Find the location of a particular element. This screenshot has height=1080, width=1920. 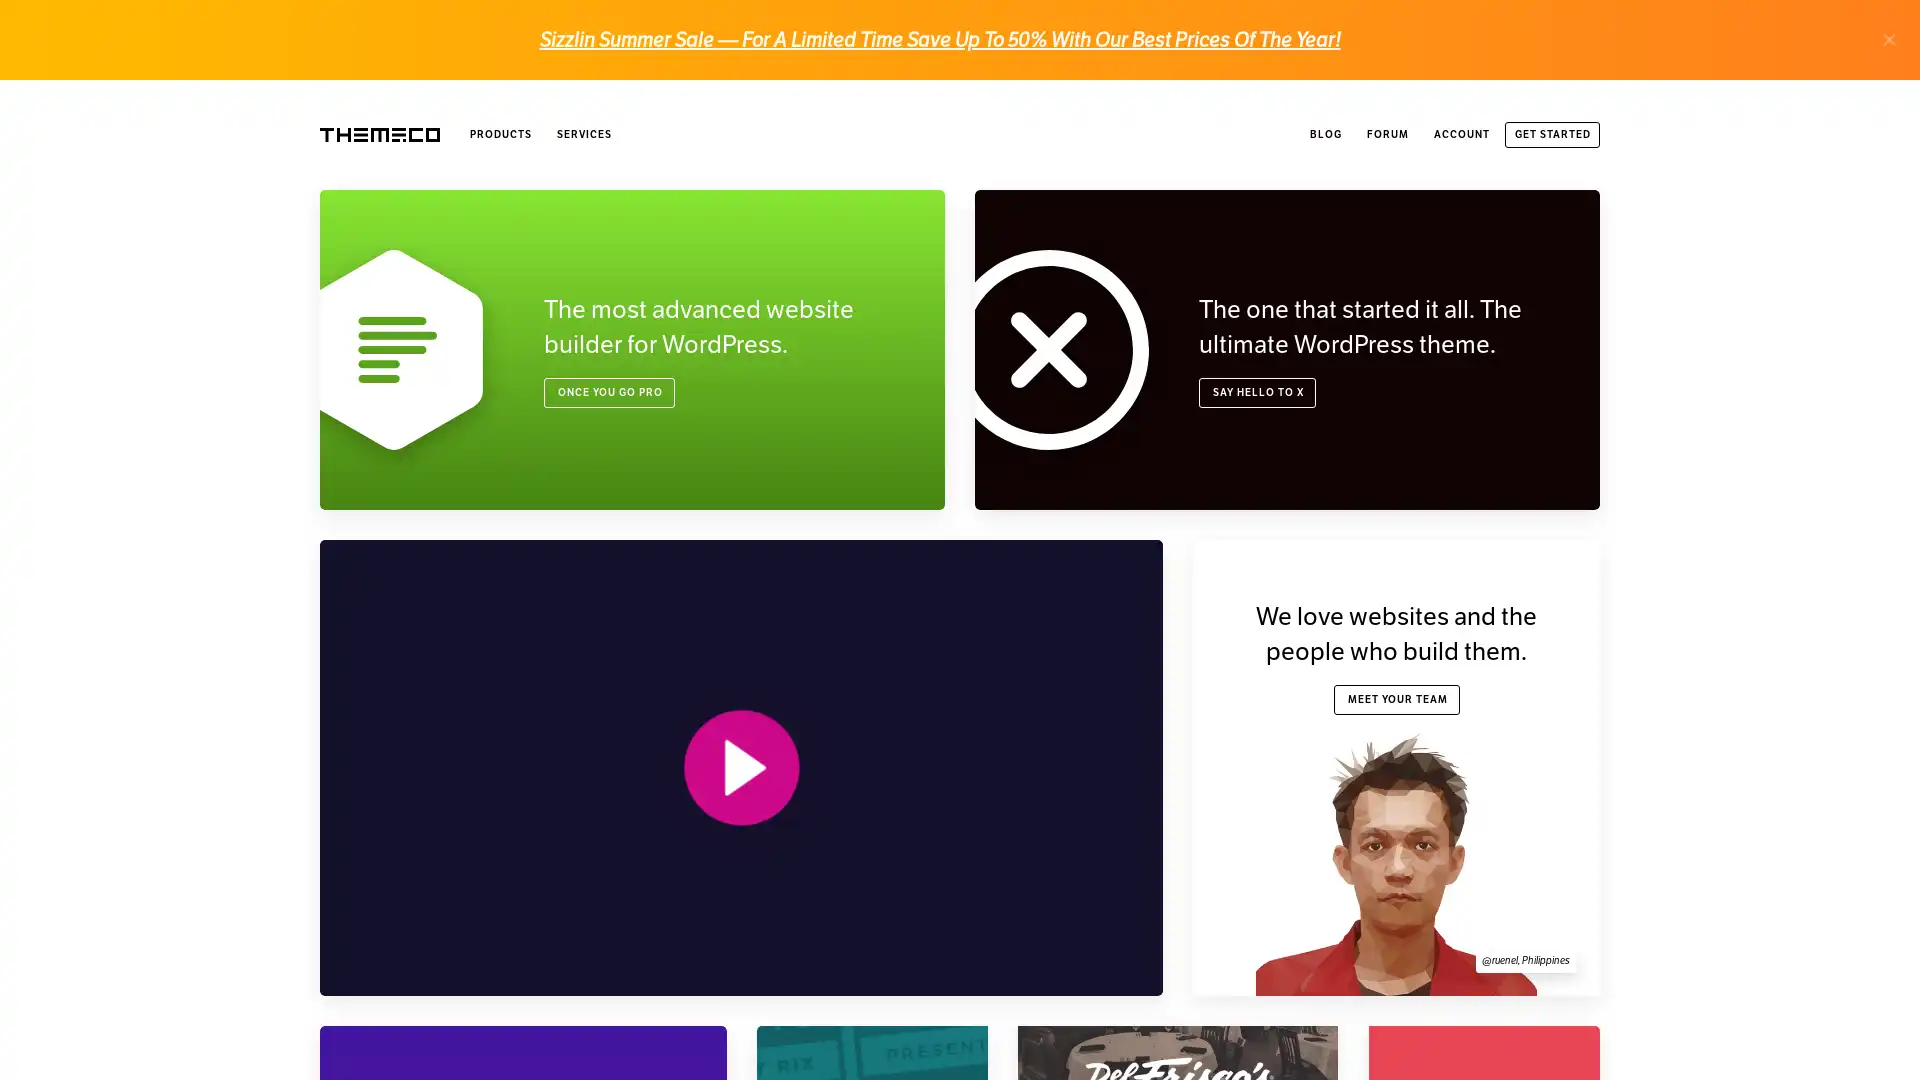

PLAY VIDEO is located at coordinates (740, 766).